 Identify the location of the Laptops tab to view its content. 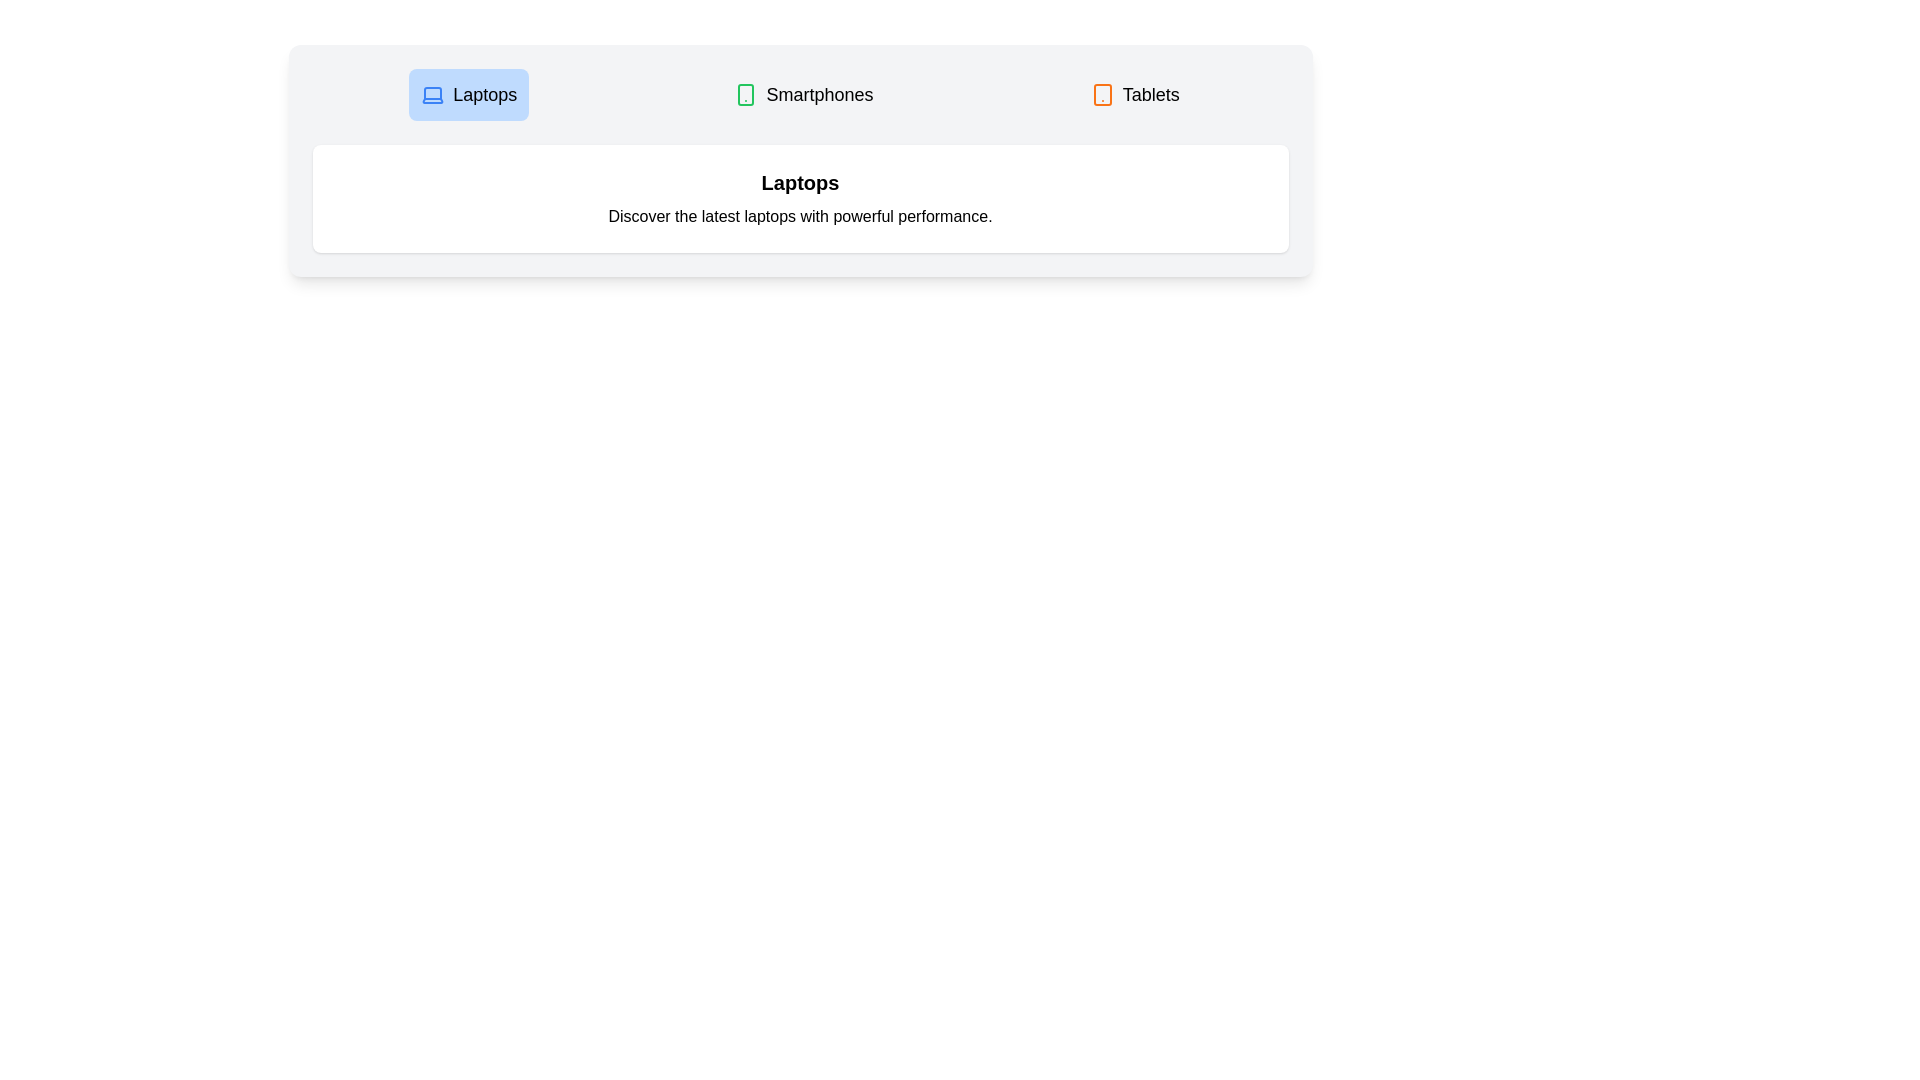
(468, 95).